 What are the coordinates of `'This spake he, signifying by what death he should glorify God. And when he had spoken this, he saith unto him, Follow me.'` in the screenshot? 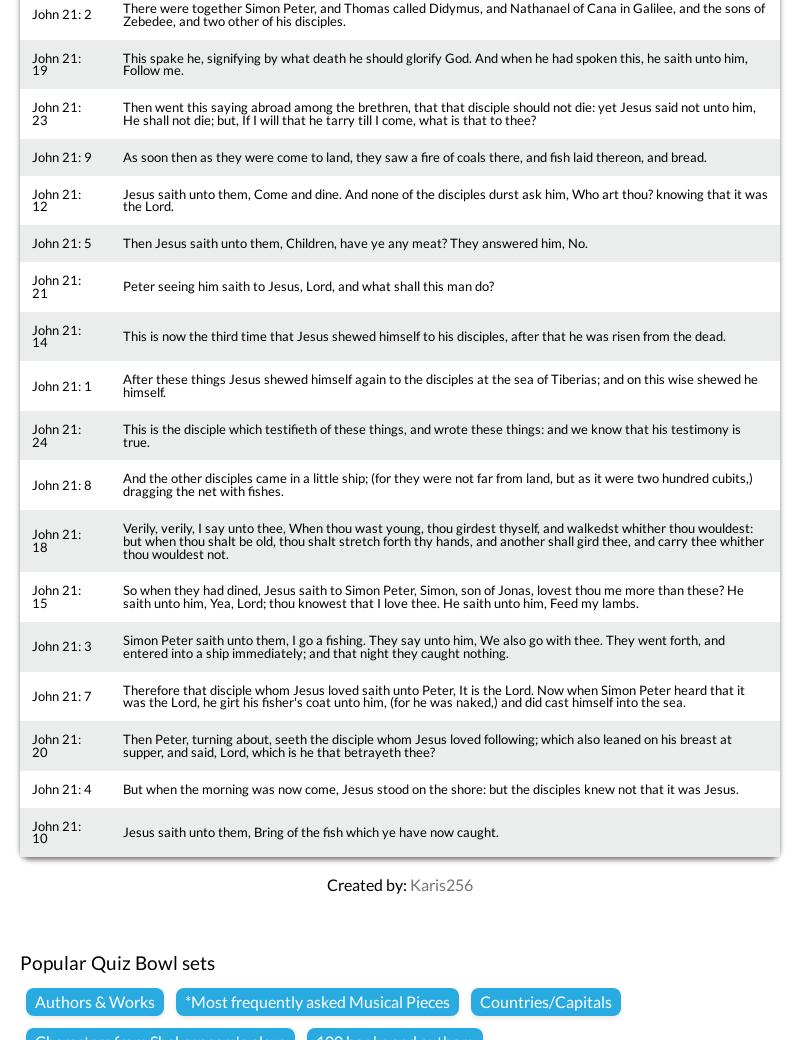 It's located at (121, 62).